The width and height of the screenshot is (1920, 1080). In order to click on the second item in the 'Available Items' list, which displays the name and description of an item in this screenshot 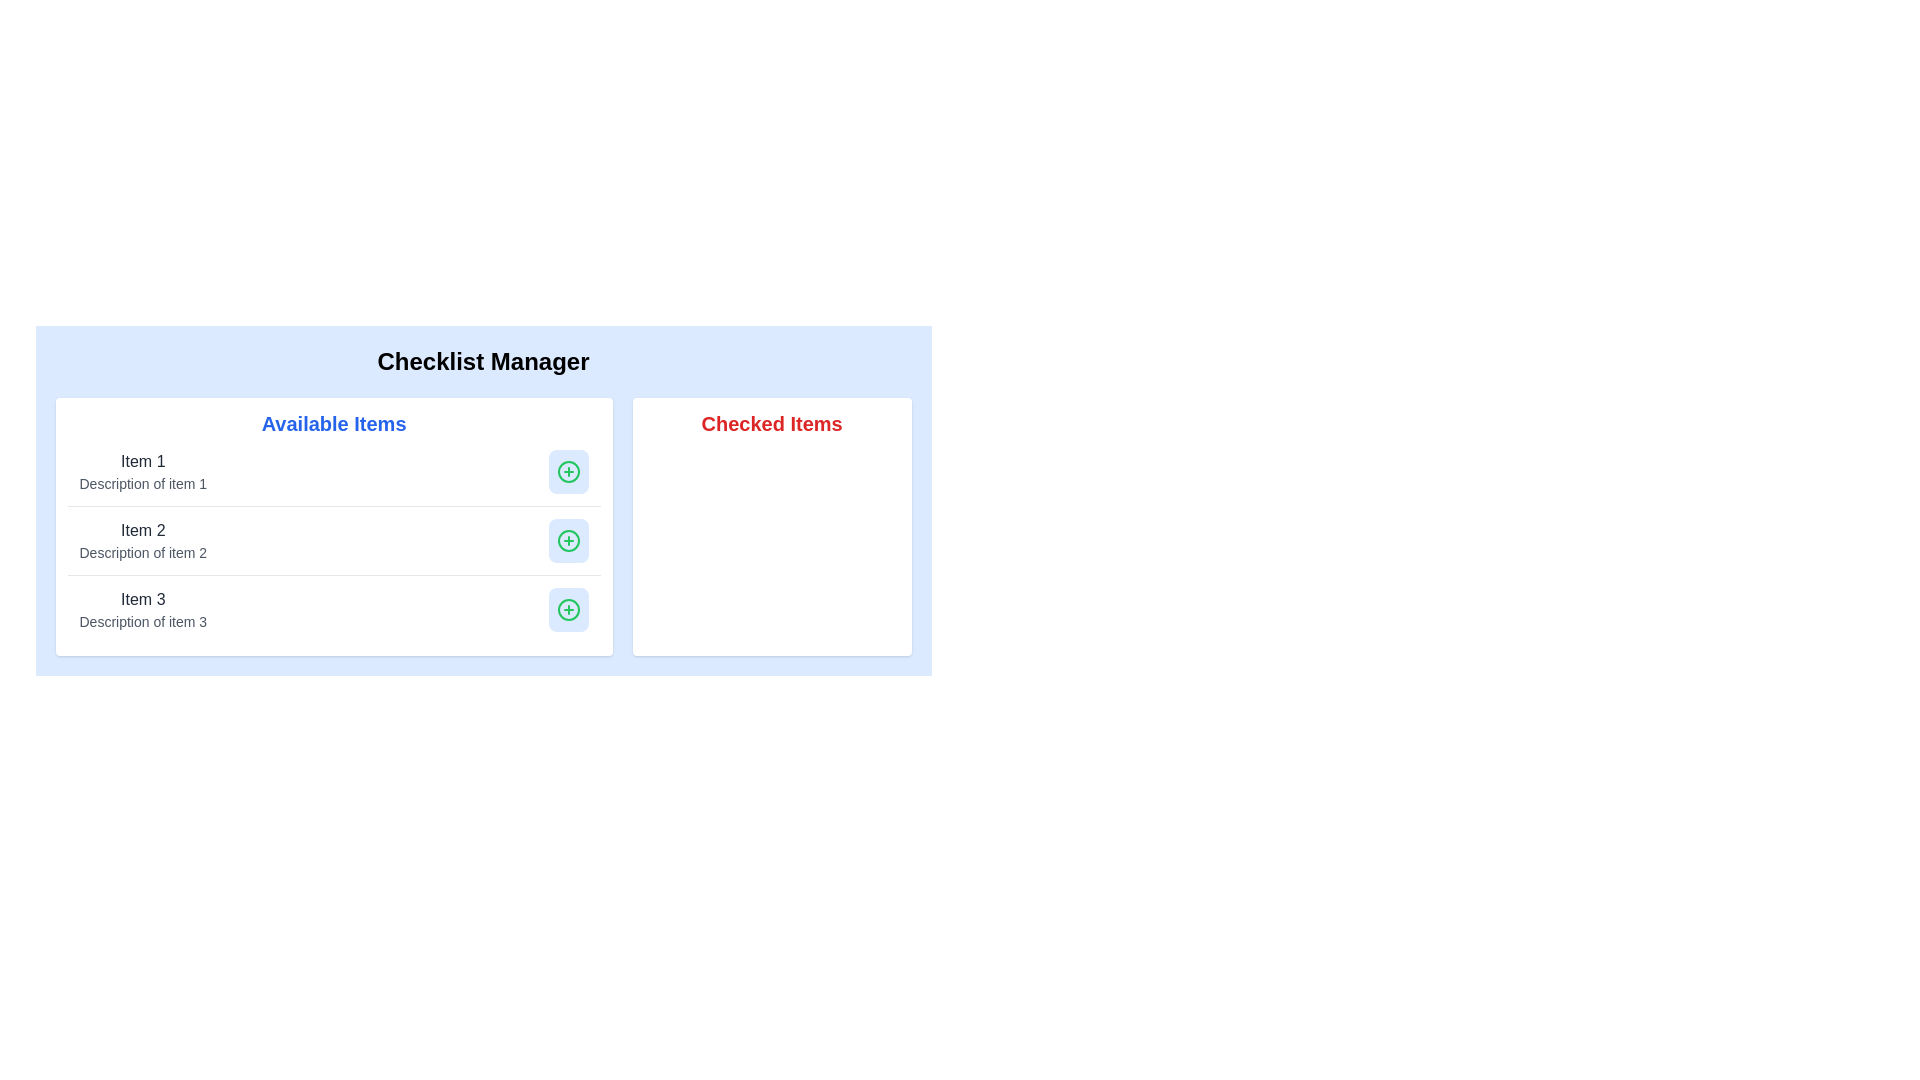, I will do `click(142, 540)`.